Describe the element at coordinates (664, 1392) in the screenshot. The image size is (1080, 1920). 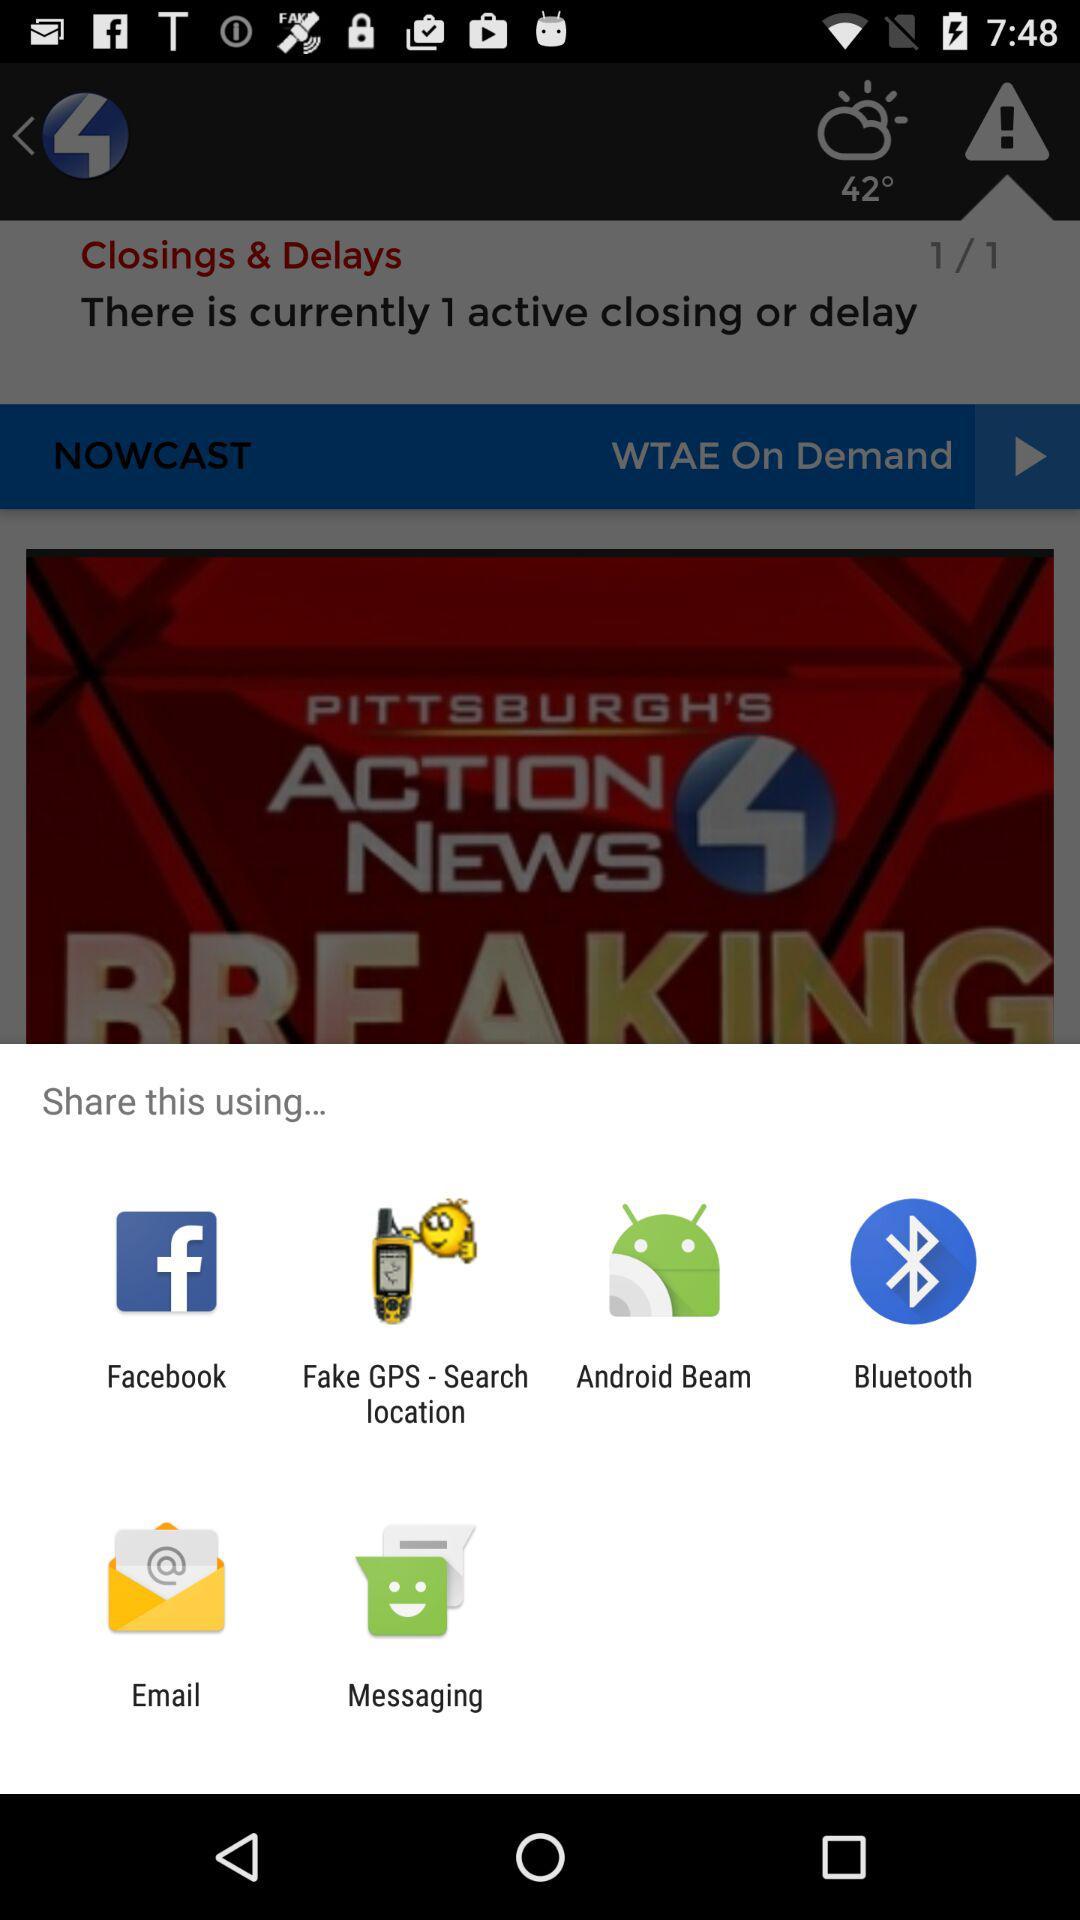
I see `android beam` at that location.